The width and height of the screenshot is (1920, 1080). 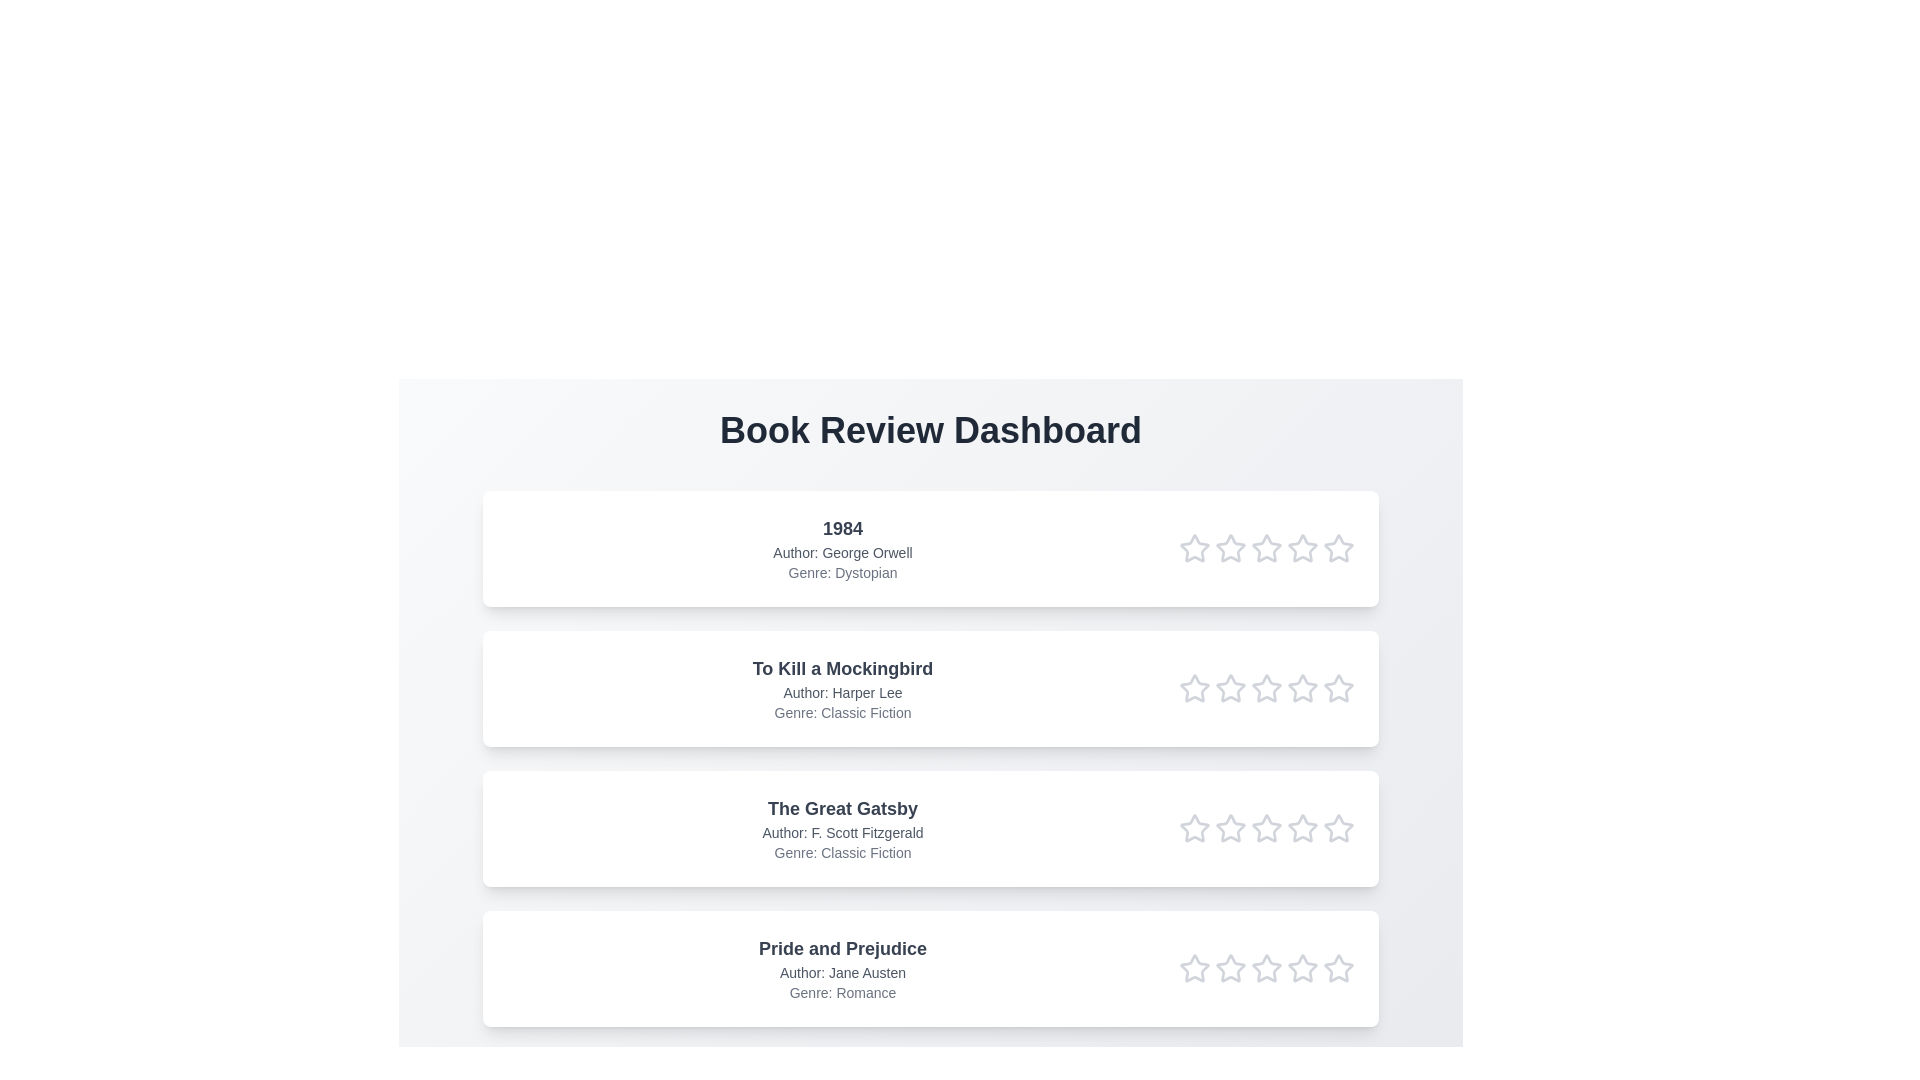 What do you see at coordinates (1195, 967) in the screenshot?
I see `the star corresponding to 1 in the rating row of the book titled Pride and Prejudice` at bounding box center [1195, 967].